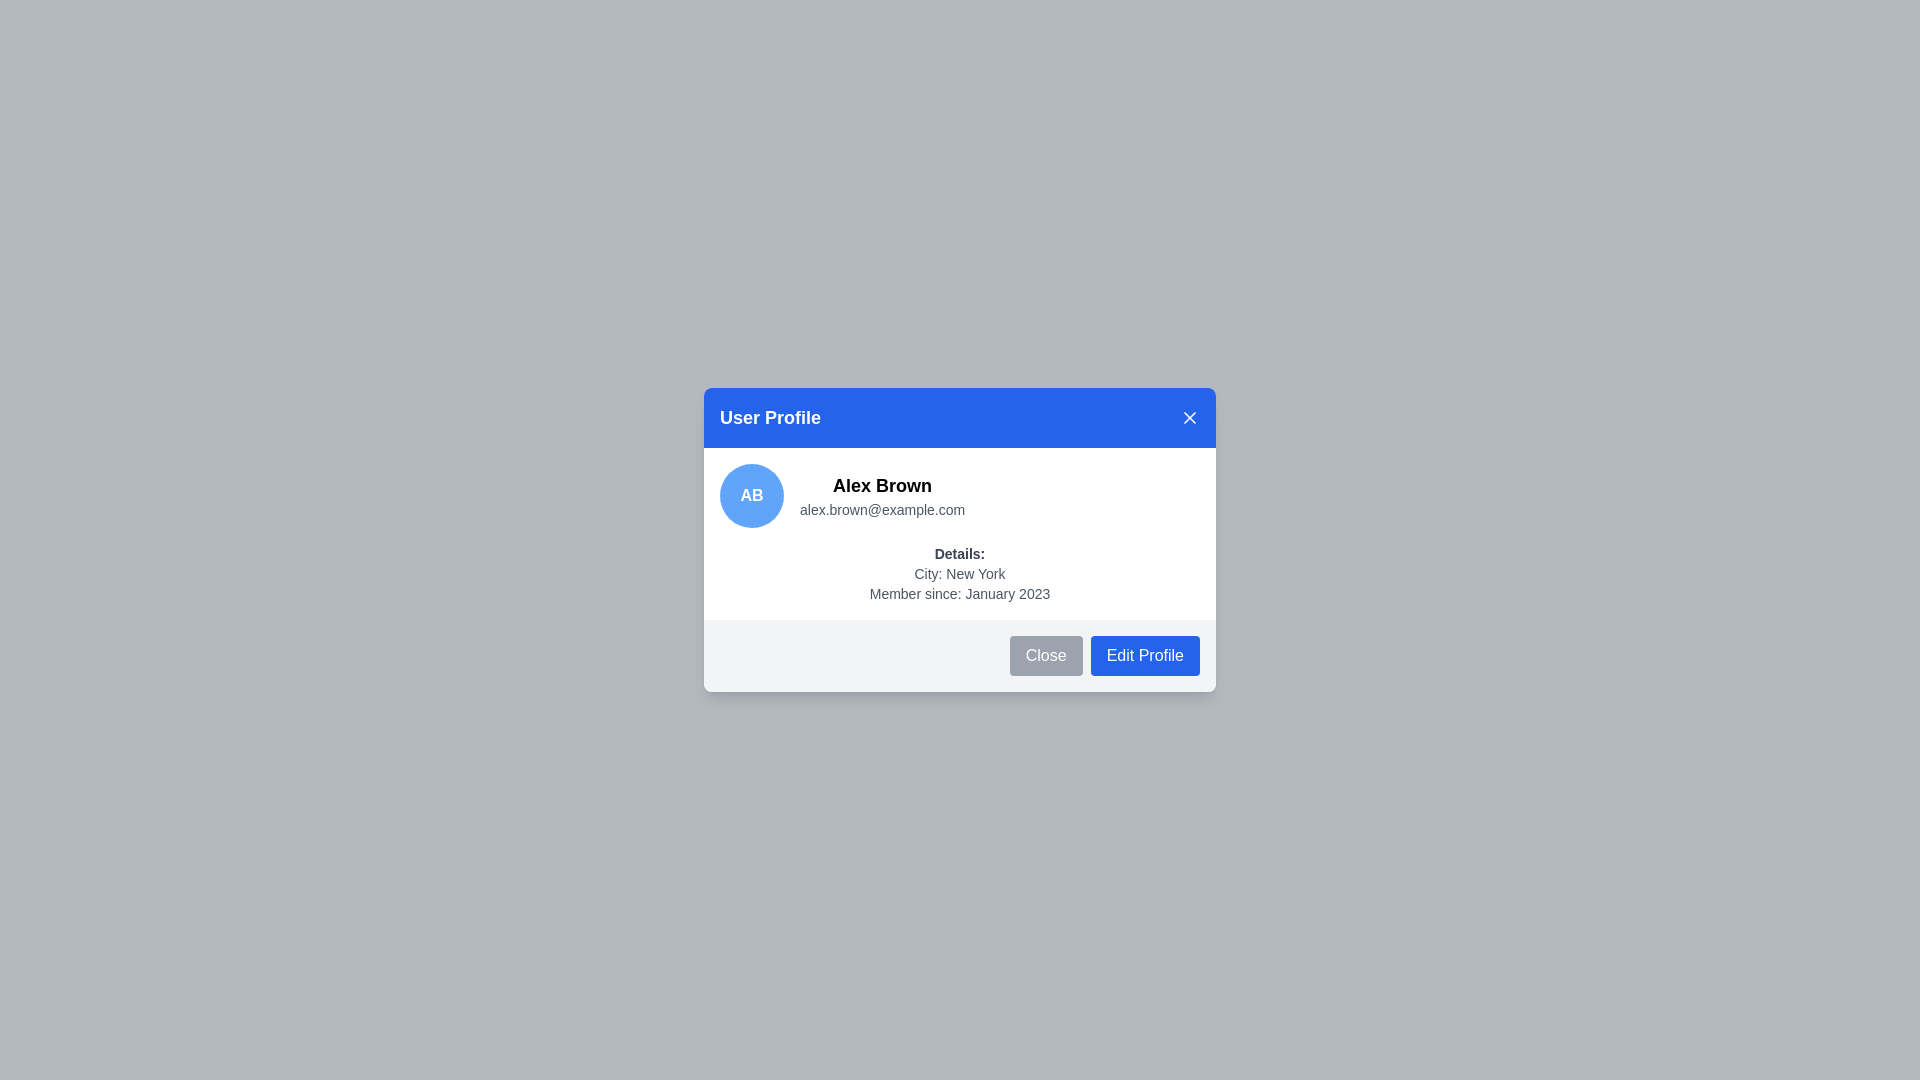 This screenshot has width=1920, height=1080. I want to click on details provided within the Profile Display Card that contains the user's name 'Alex Brown', email 'alex.brown@example.com', city 'New York', and membership date 'January 2023', so click(960, 532).